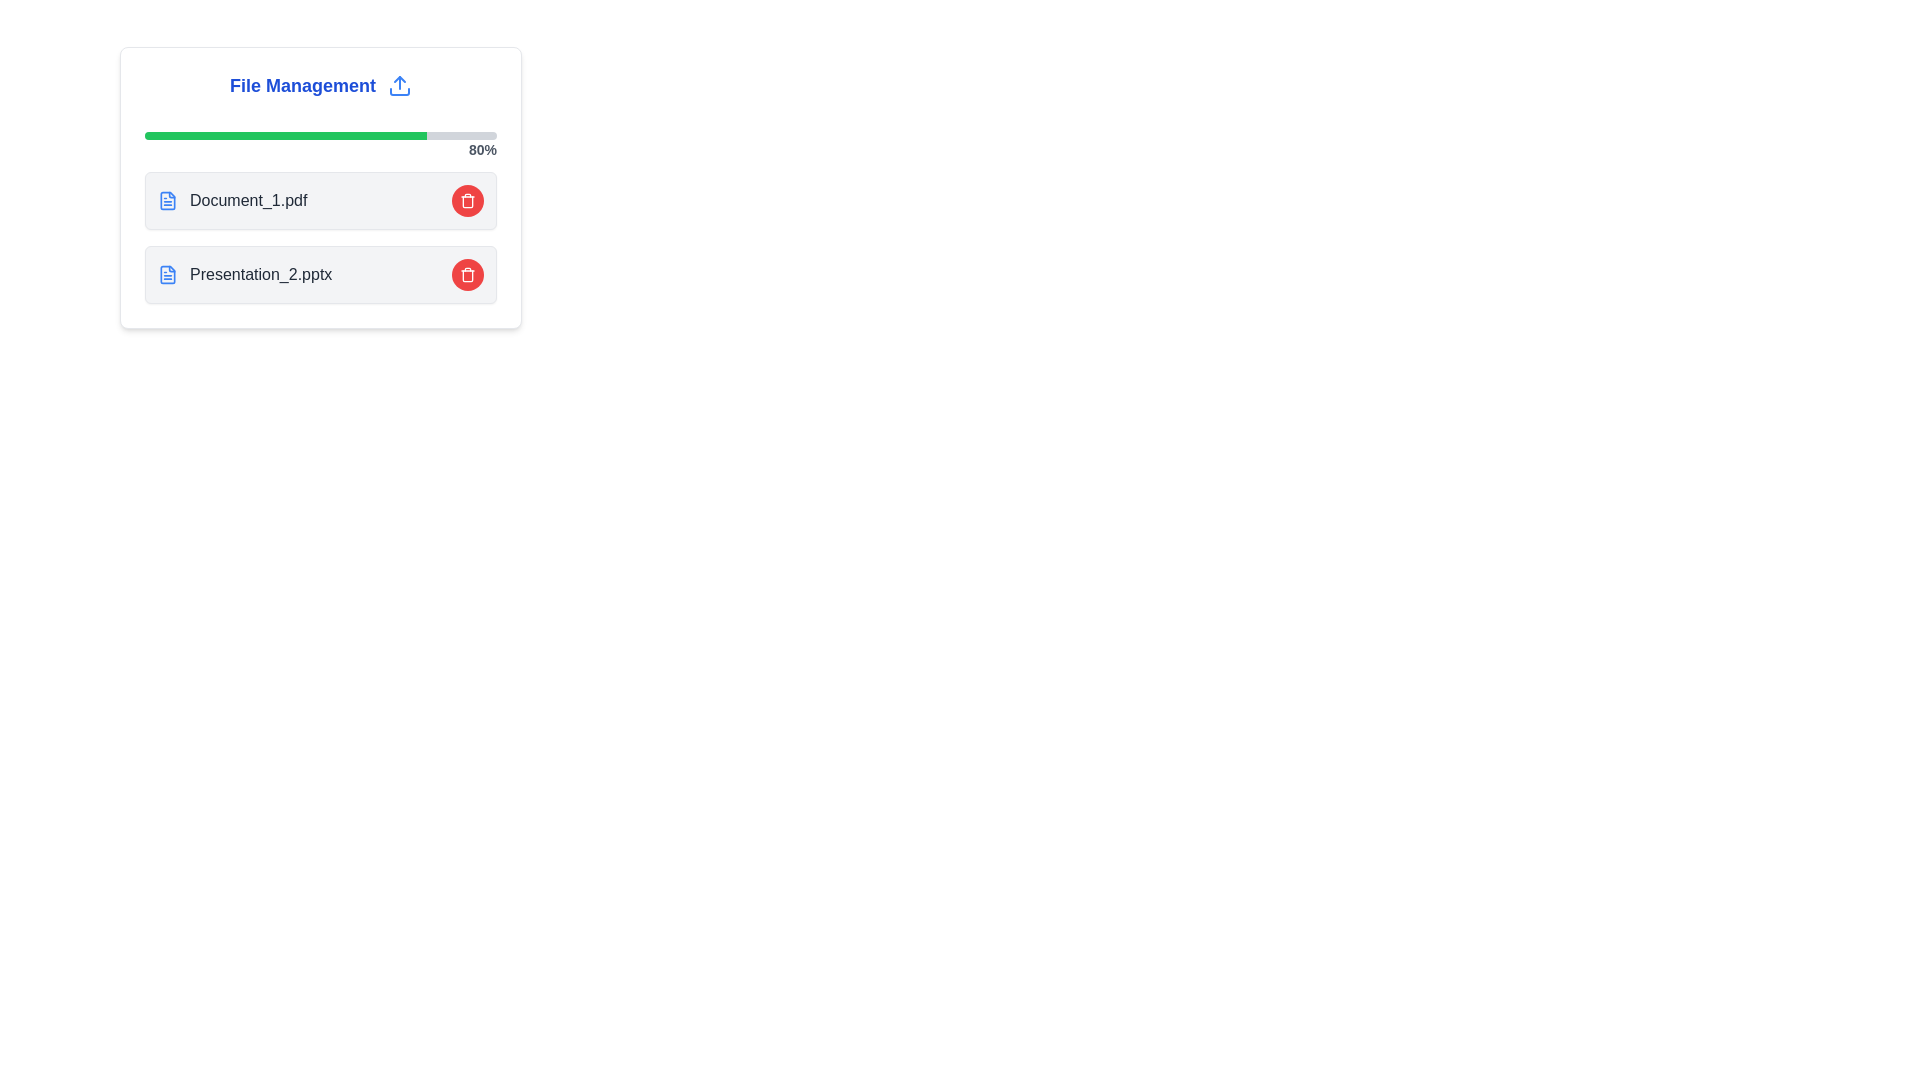  I want to click on the 'delete' button located on the far-right side of the row for 'Document_1.pdf', so click(466, 200).